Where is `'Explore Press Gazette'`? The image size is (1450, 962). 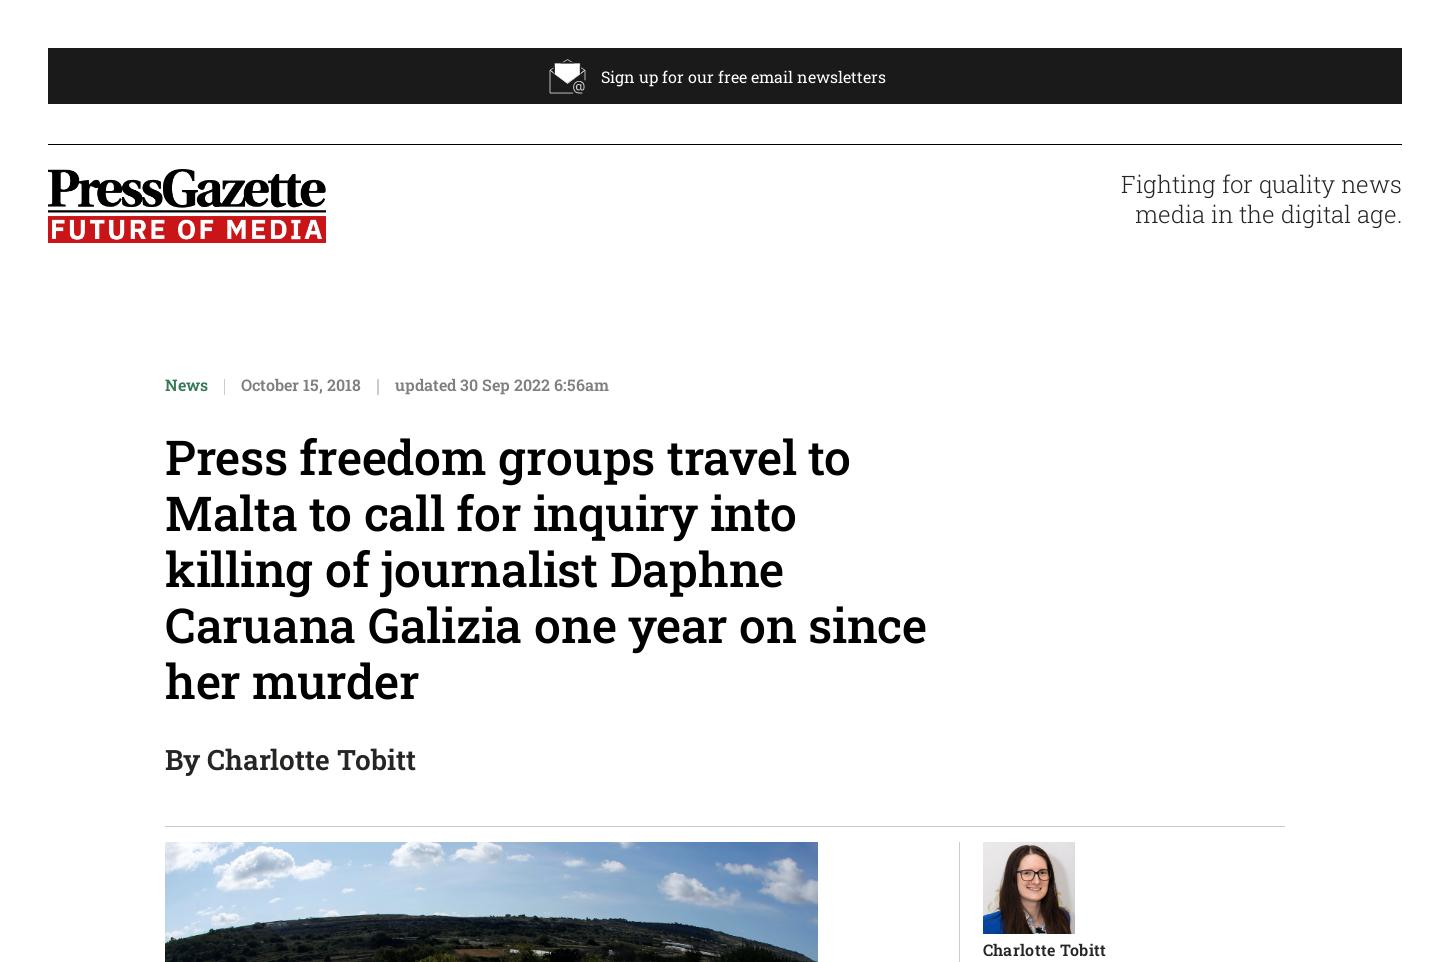
'Explore Press Gazette' is located at coordinates (768, 218).